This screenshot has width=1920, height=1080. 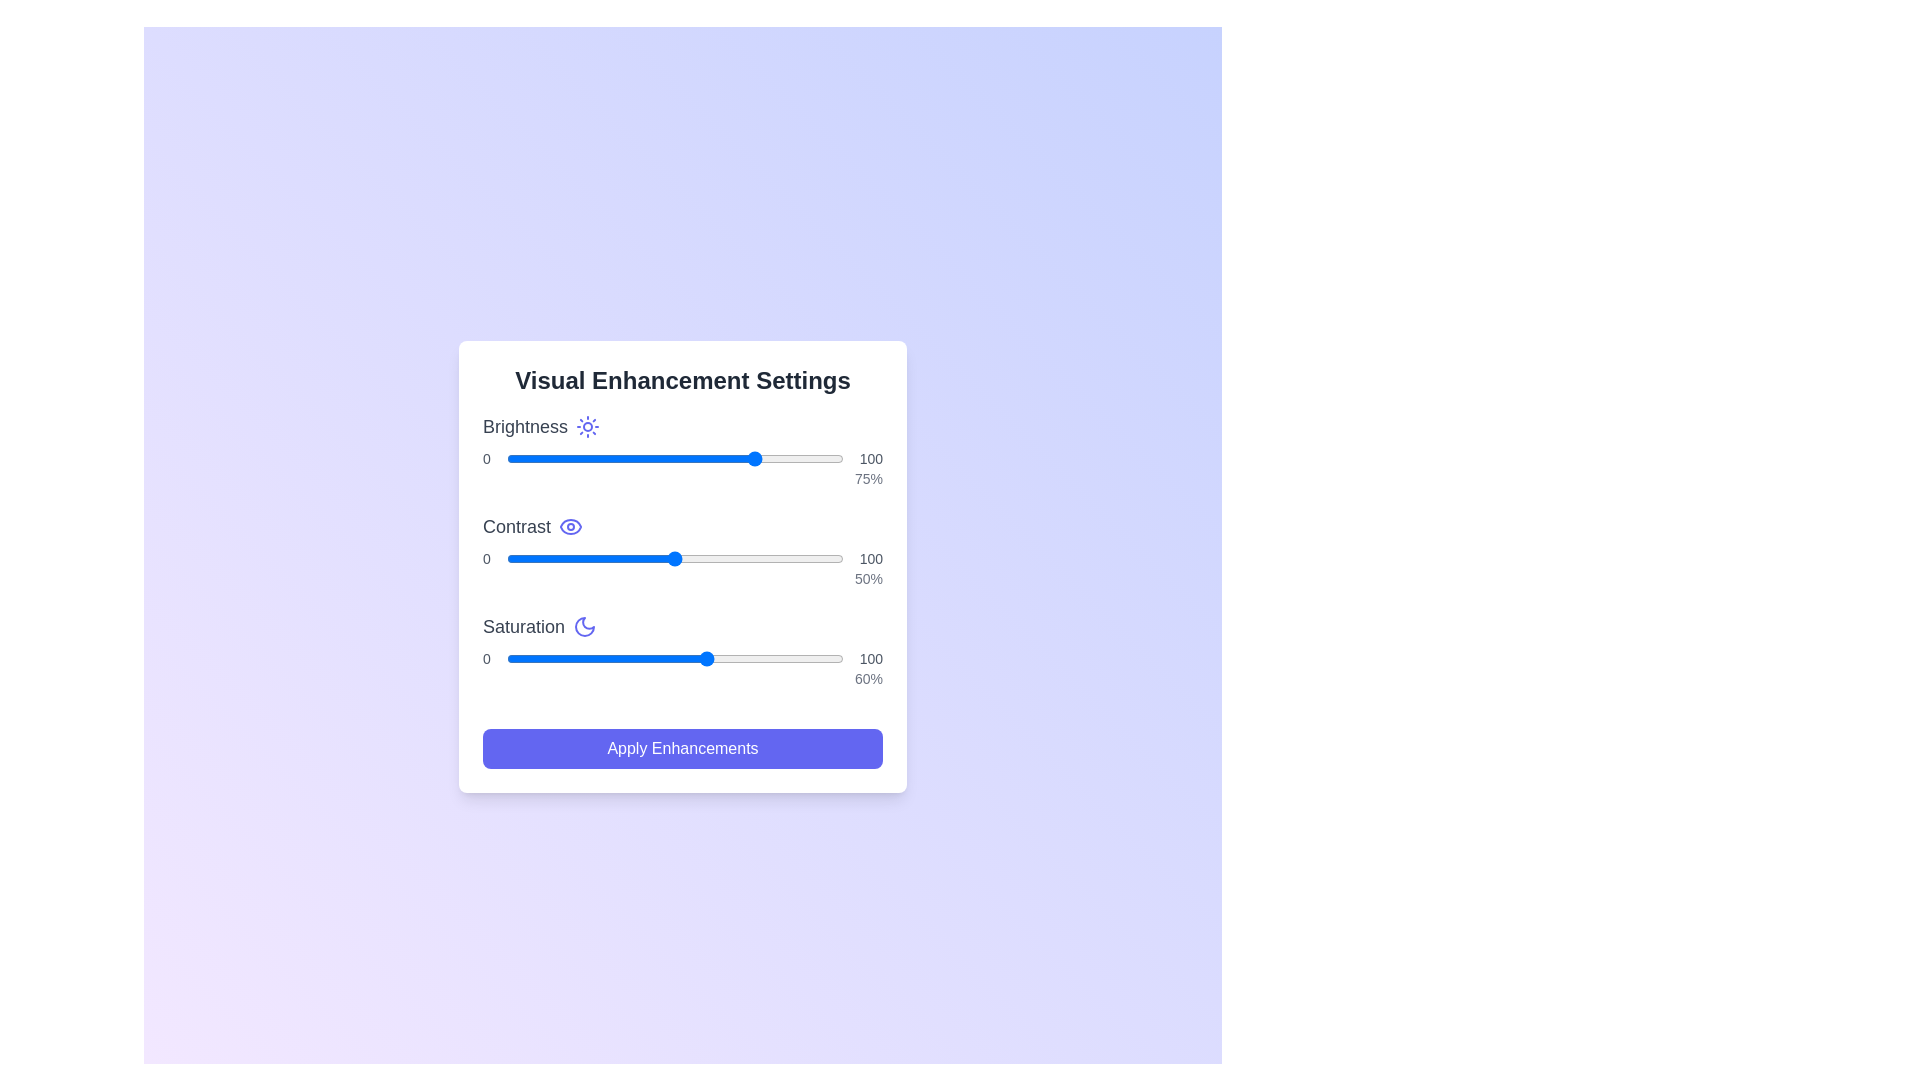 What do you see at coordinates (573, 659) in the screenshot?
I see `the saturation slider to 20%` at bounding box center [573, 659].